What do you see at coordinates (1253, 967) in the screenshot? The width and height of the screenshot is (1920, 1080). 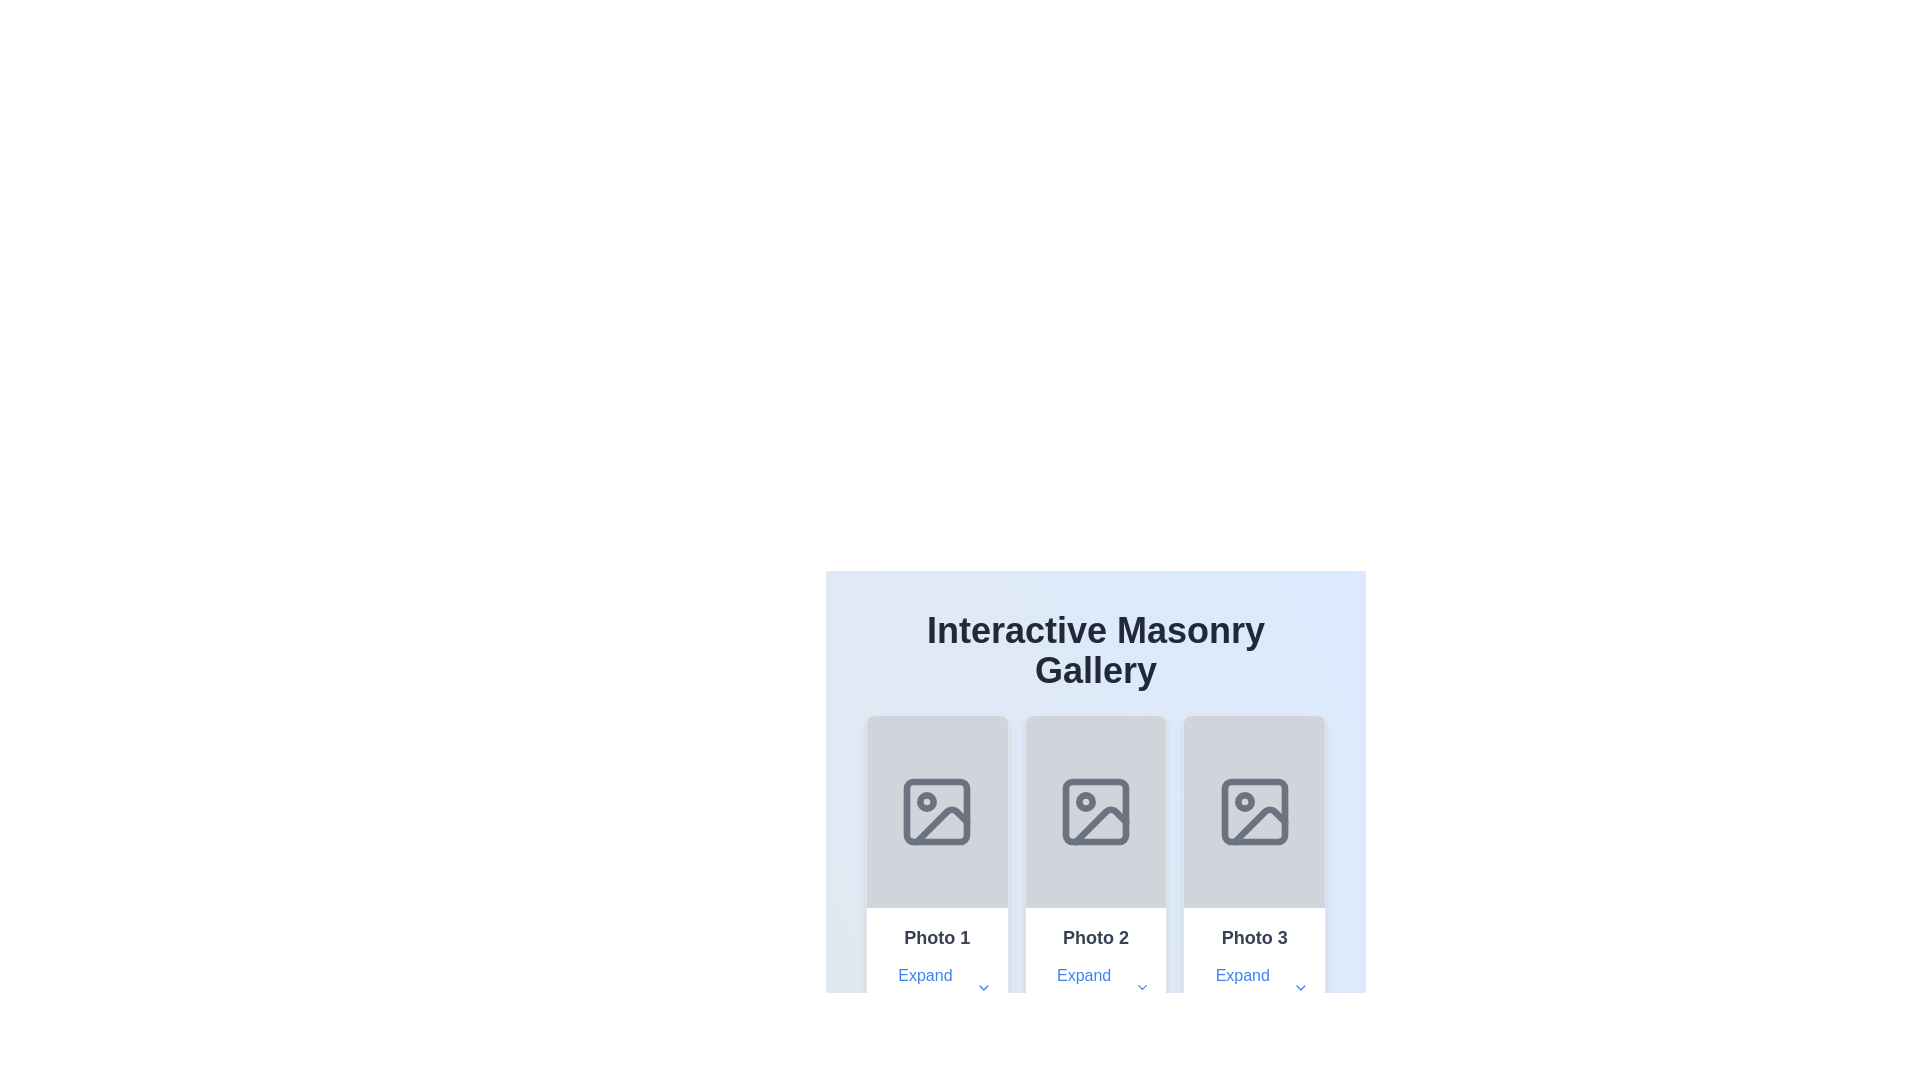 I see `the 'Expand Details' text link beneath the title 'Photo 3' in the third column of the masonry-style gallery` at bounding box center [1253, 967].